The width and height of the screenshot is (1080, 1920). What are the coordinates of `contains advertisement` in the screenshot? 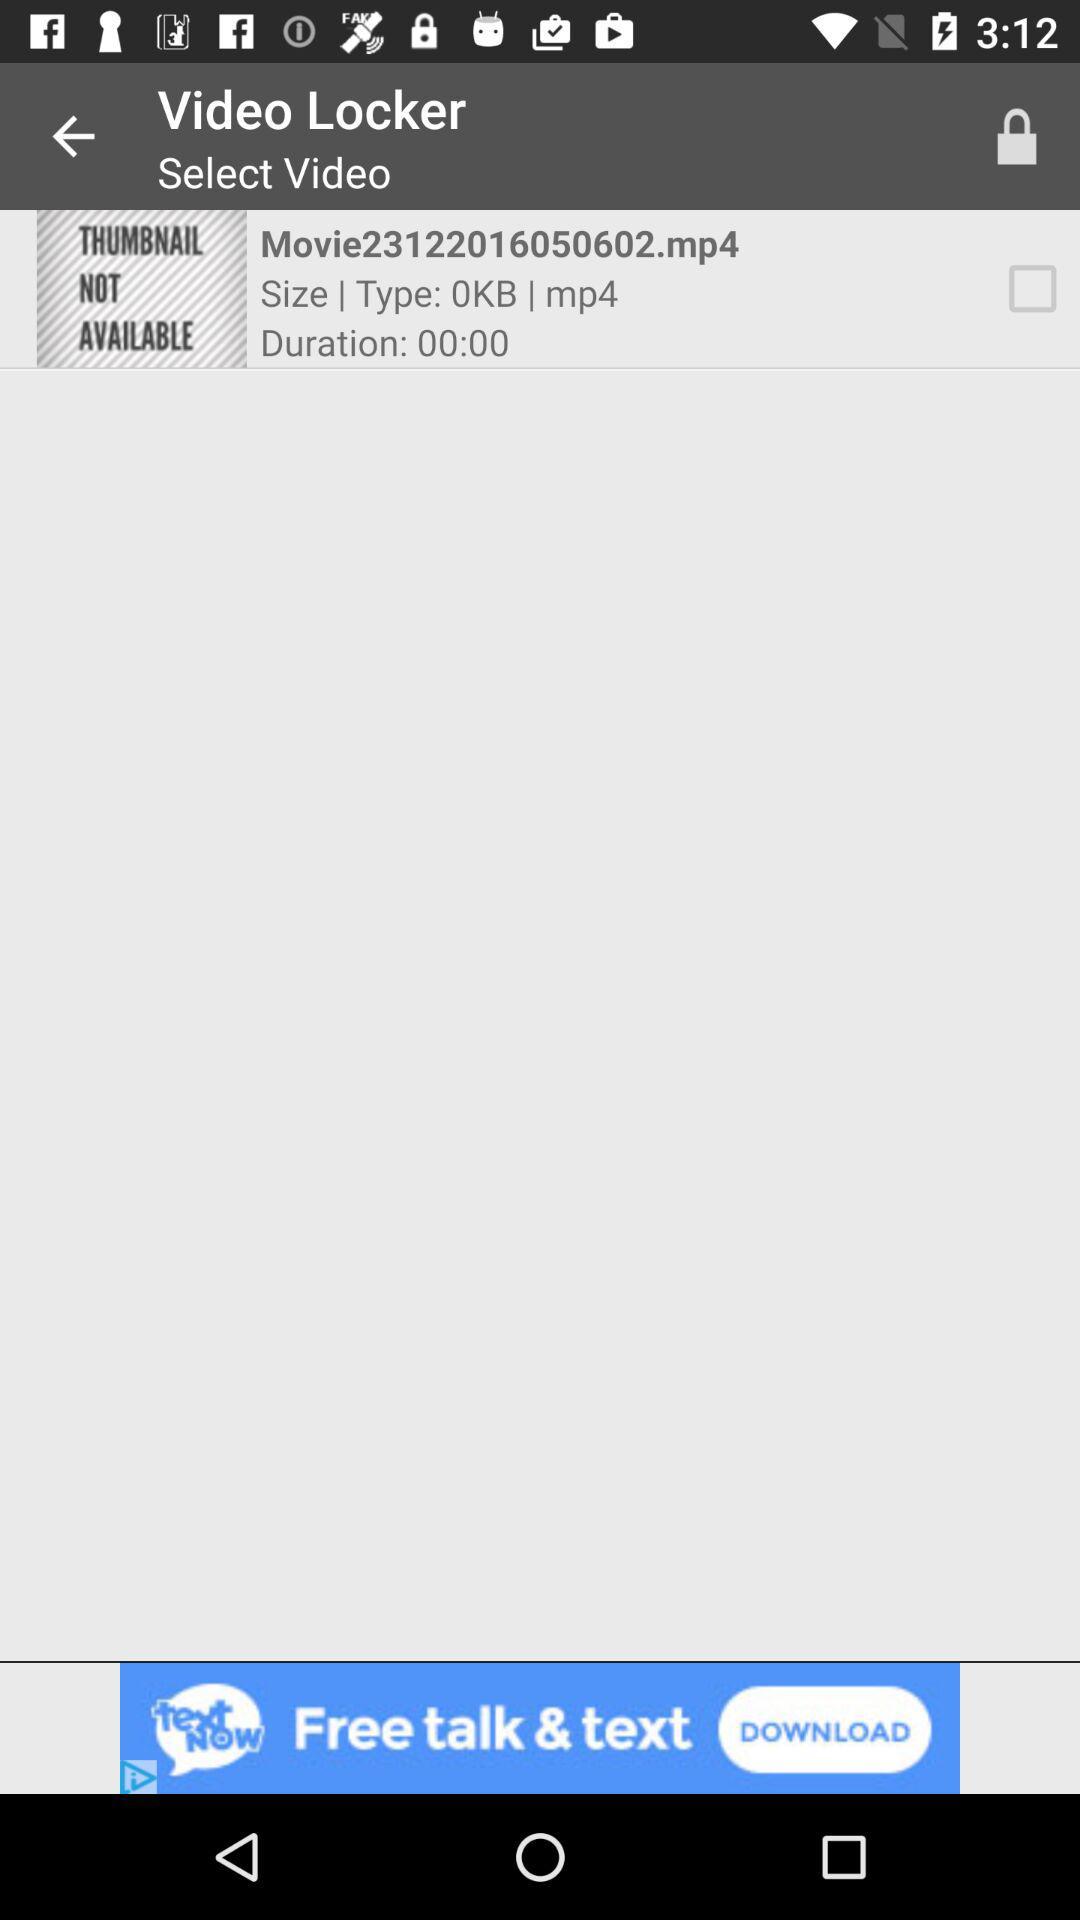 It's located at (540, 1727).